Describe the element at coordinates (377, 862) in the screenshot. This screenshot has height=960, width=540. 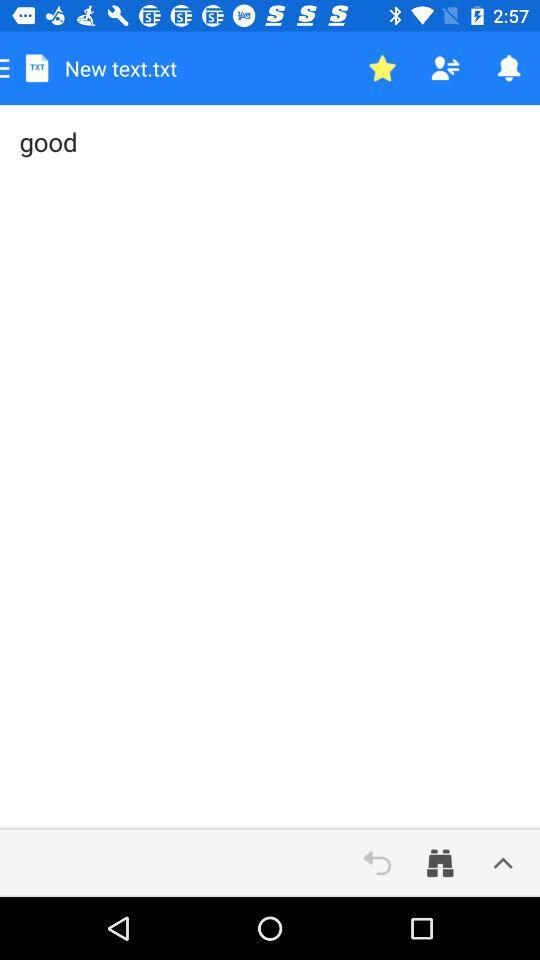
I see `refresh` at that location.